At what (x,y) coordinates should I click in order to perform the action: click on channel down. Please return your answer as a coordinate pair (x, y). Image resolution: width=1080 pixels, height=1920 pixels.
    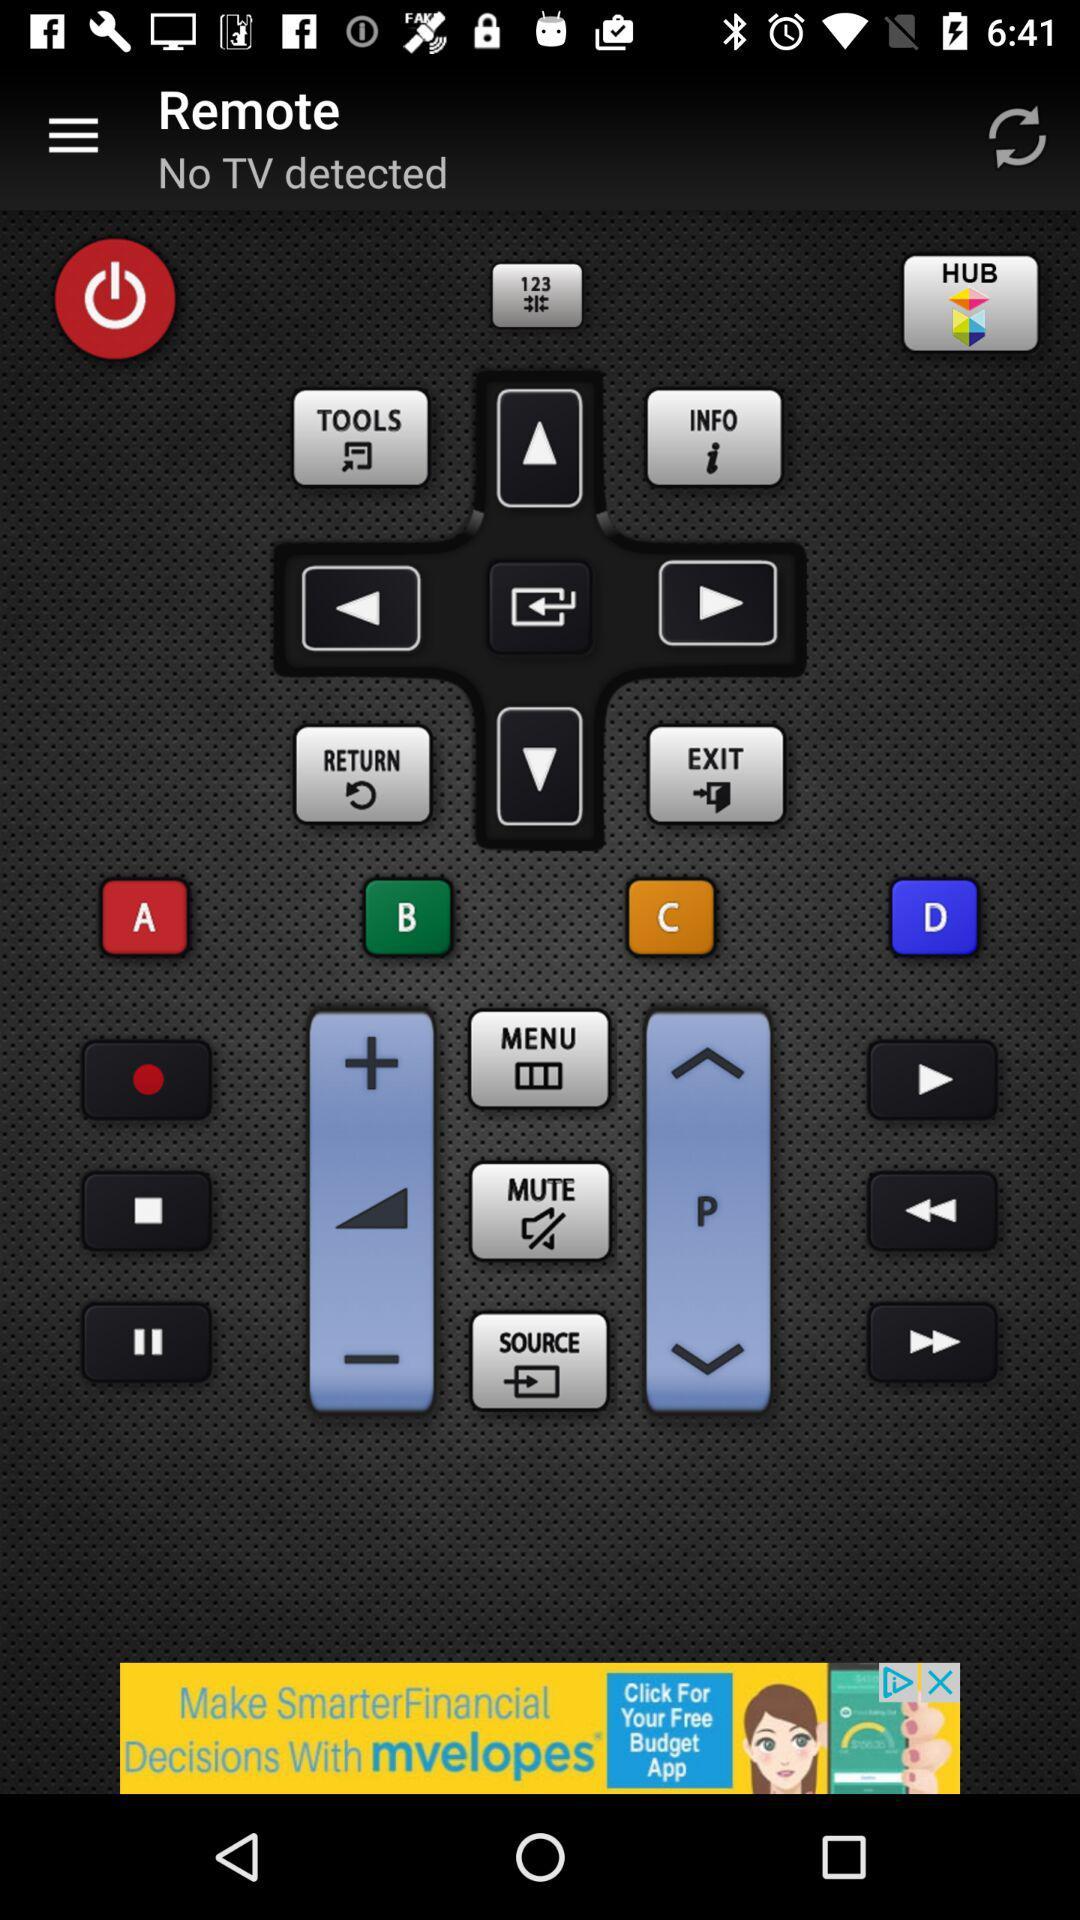
    Looking at the image, I should click on (707, 1359).